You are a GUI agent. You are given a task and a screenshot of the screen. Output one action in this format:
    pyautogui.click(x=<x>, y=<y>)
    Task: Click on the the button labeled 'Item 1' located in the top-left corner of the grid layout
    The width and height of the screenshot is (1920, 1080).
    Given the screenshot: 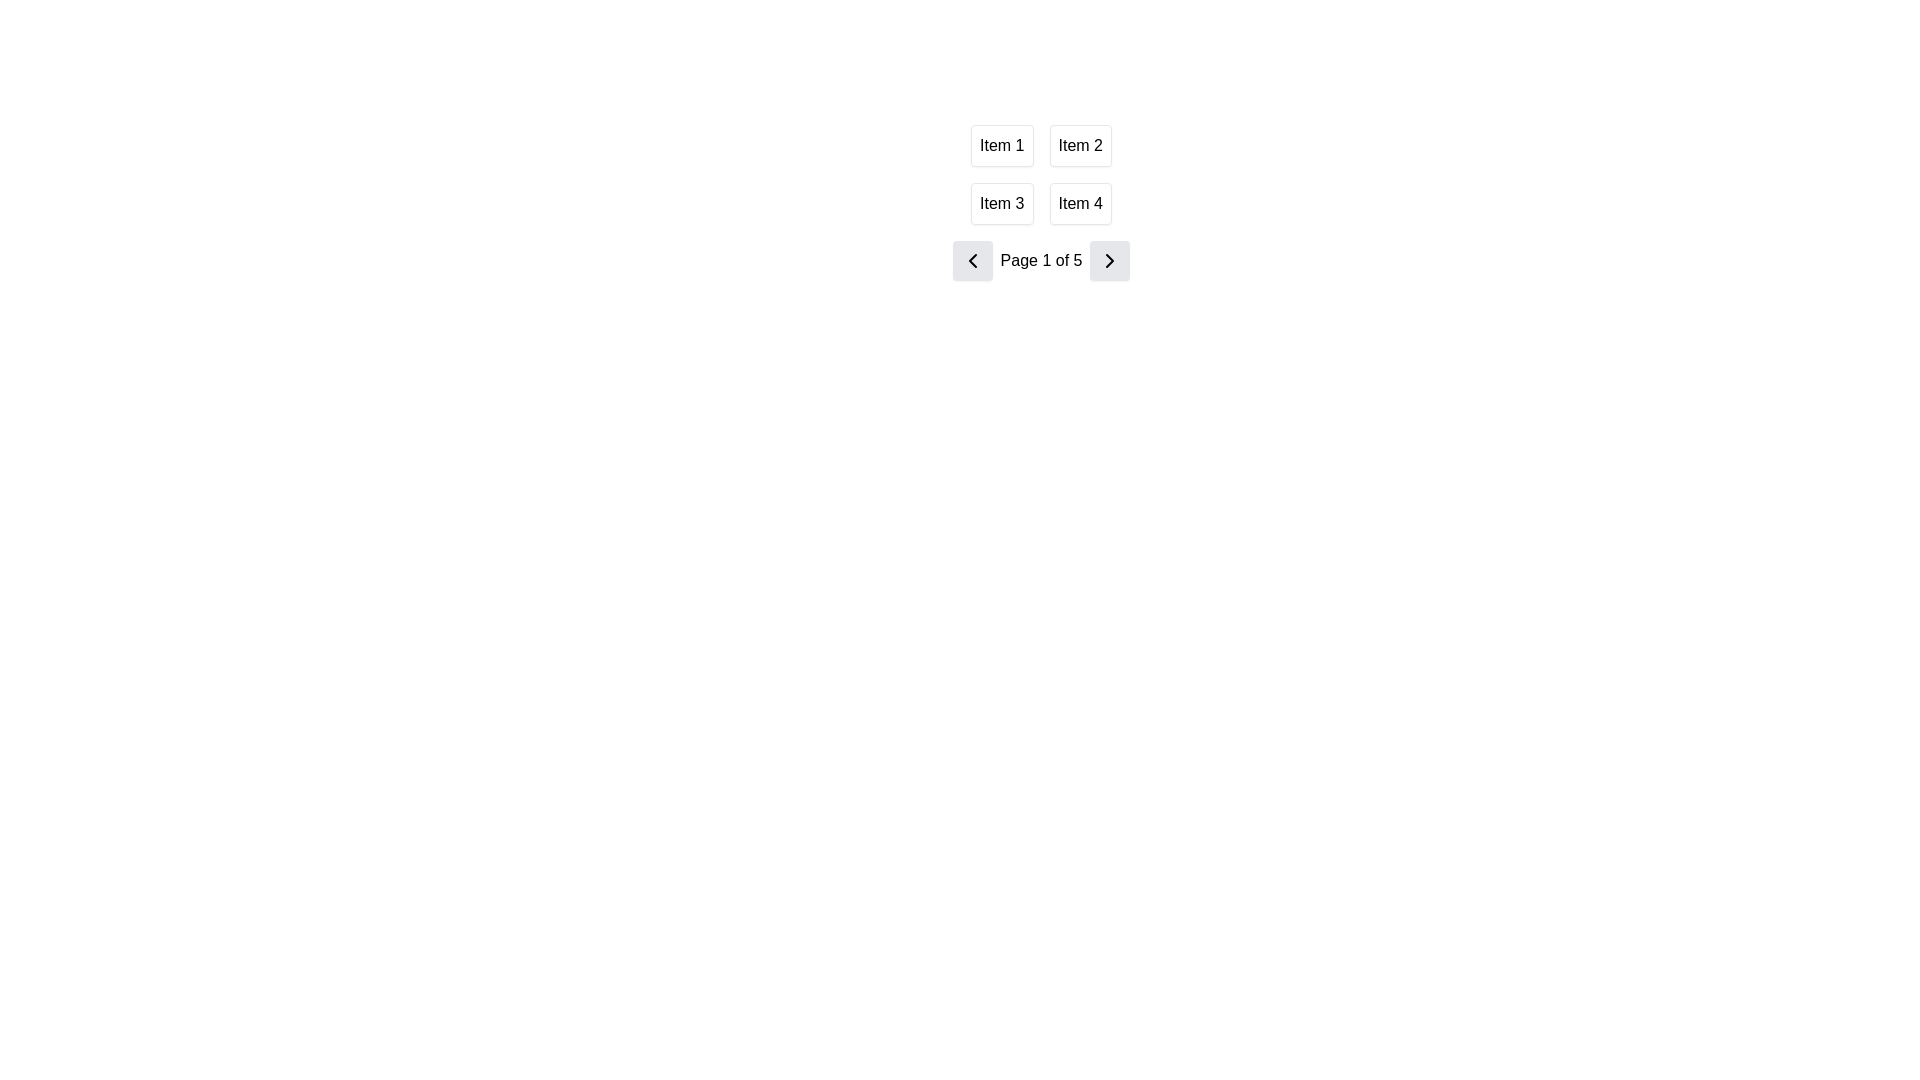 What is the action you would take?
    pyautogui.click(x=1002, y=145)
    